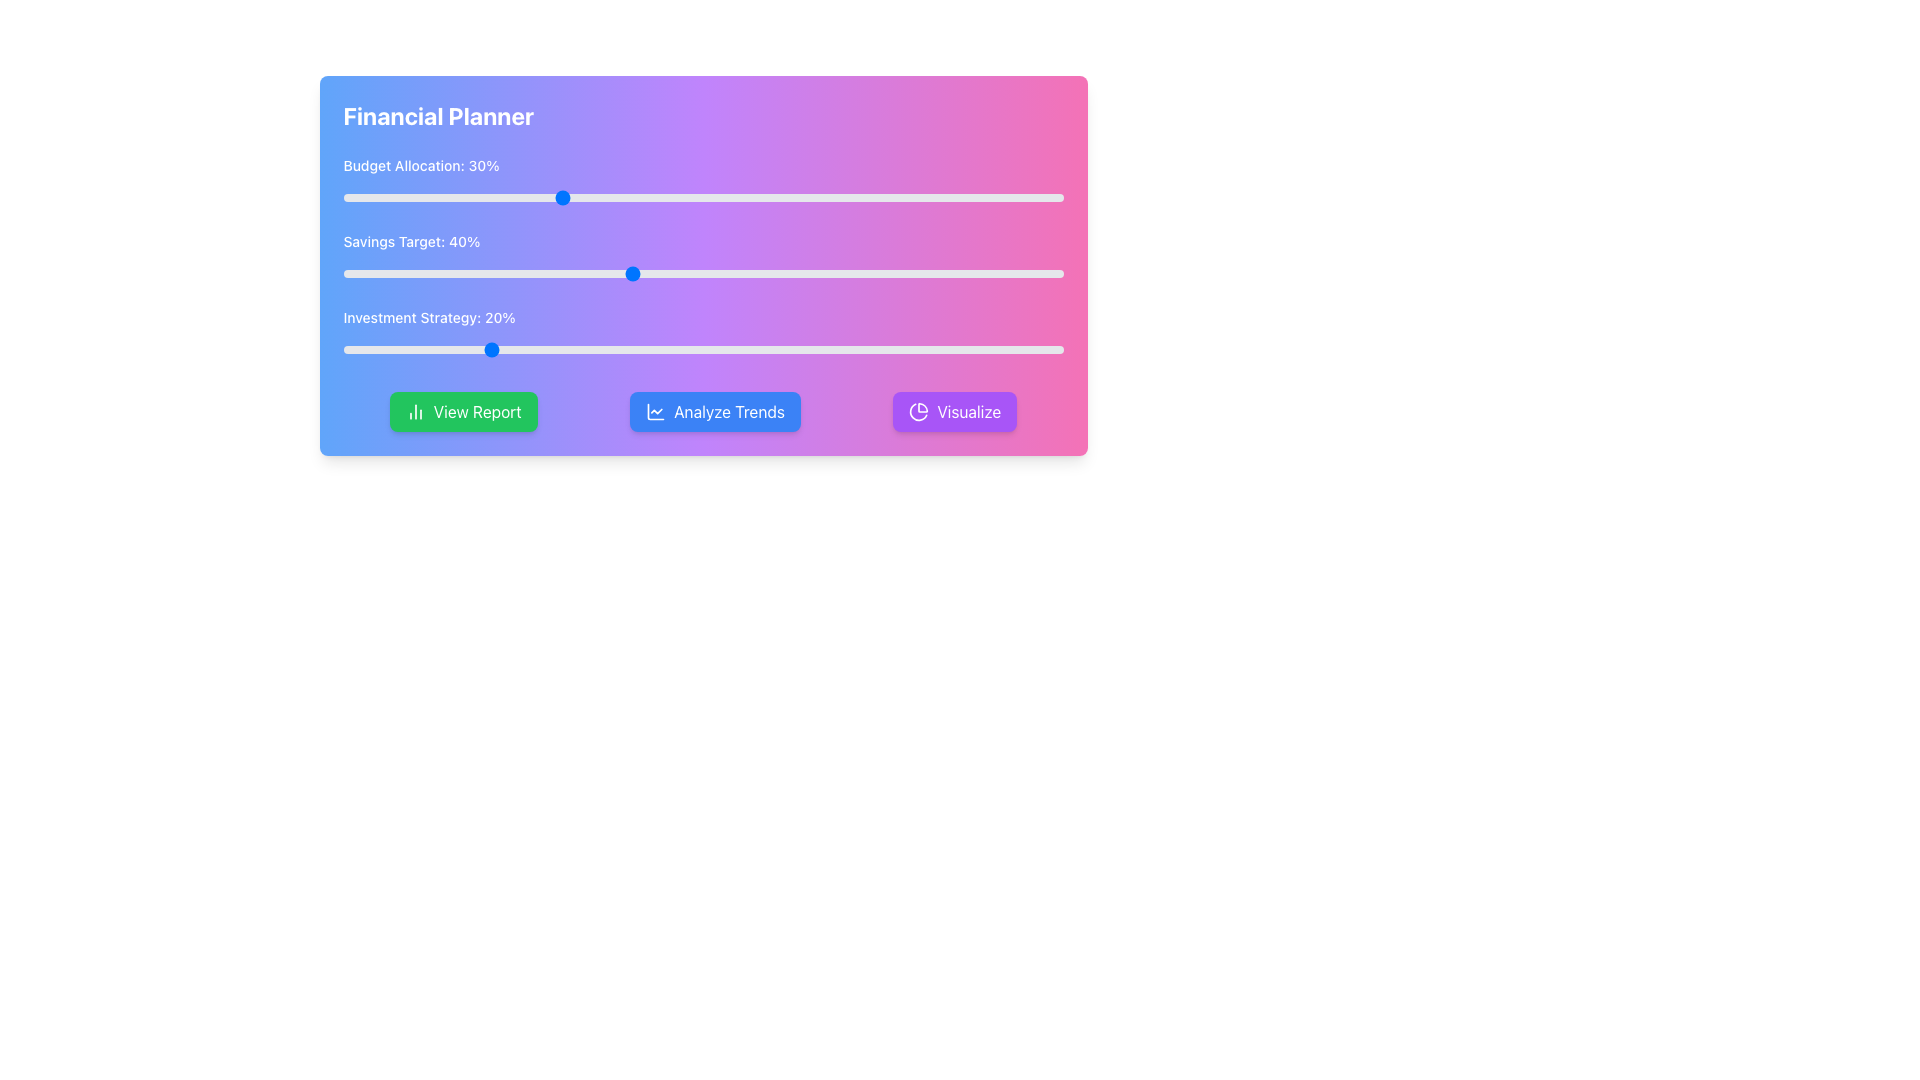 Image resolution: width=1920 pixels, height=1080 pixels. What do you see at coordinates (421, 197) in the screenshot?
I see `the budget allocation slider` at bounding box center [421, 197].